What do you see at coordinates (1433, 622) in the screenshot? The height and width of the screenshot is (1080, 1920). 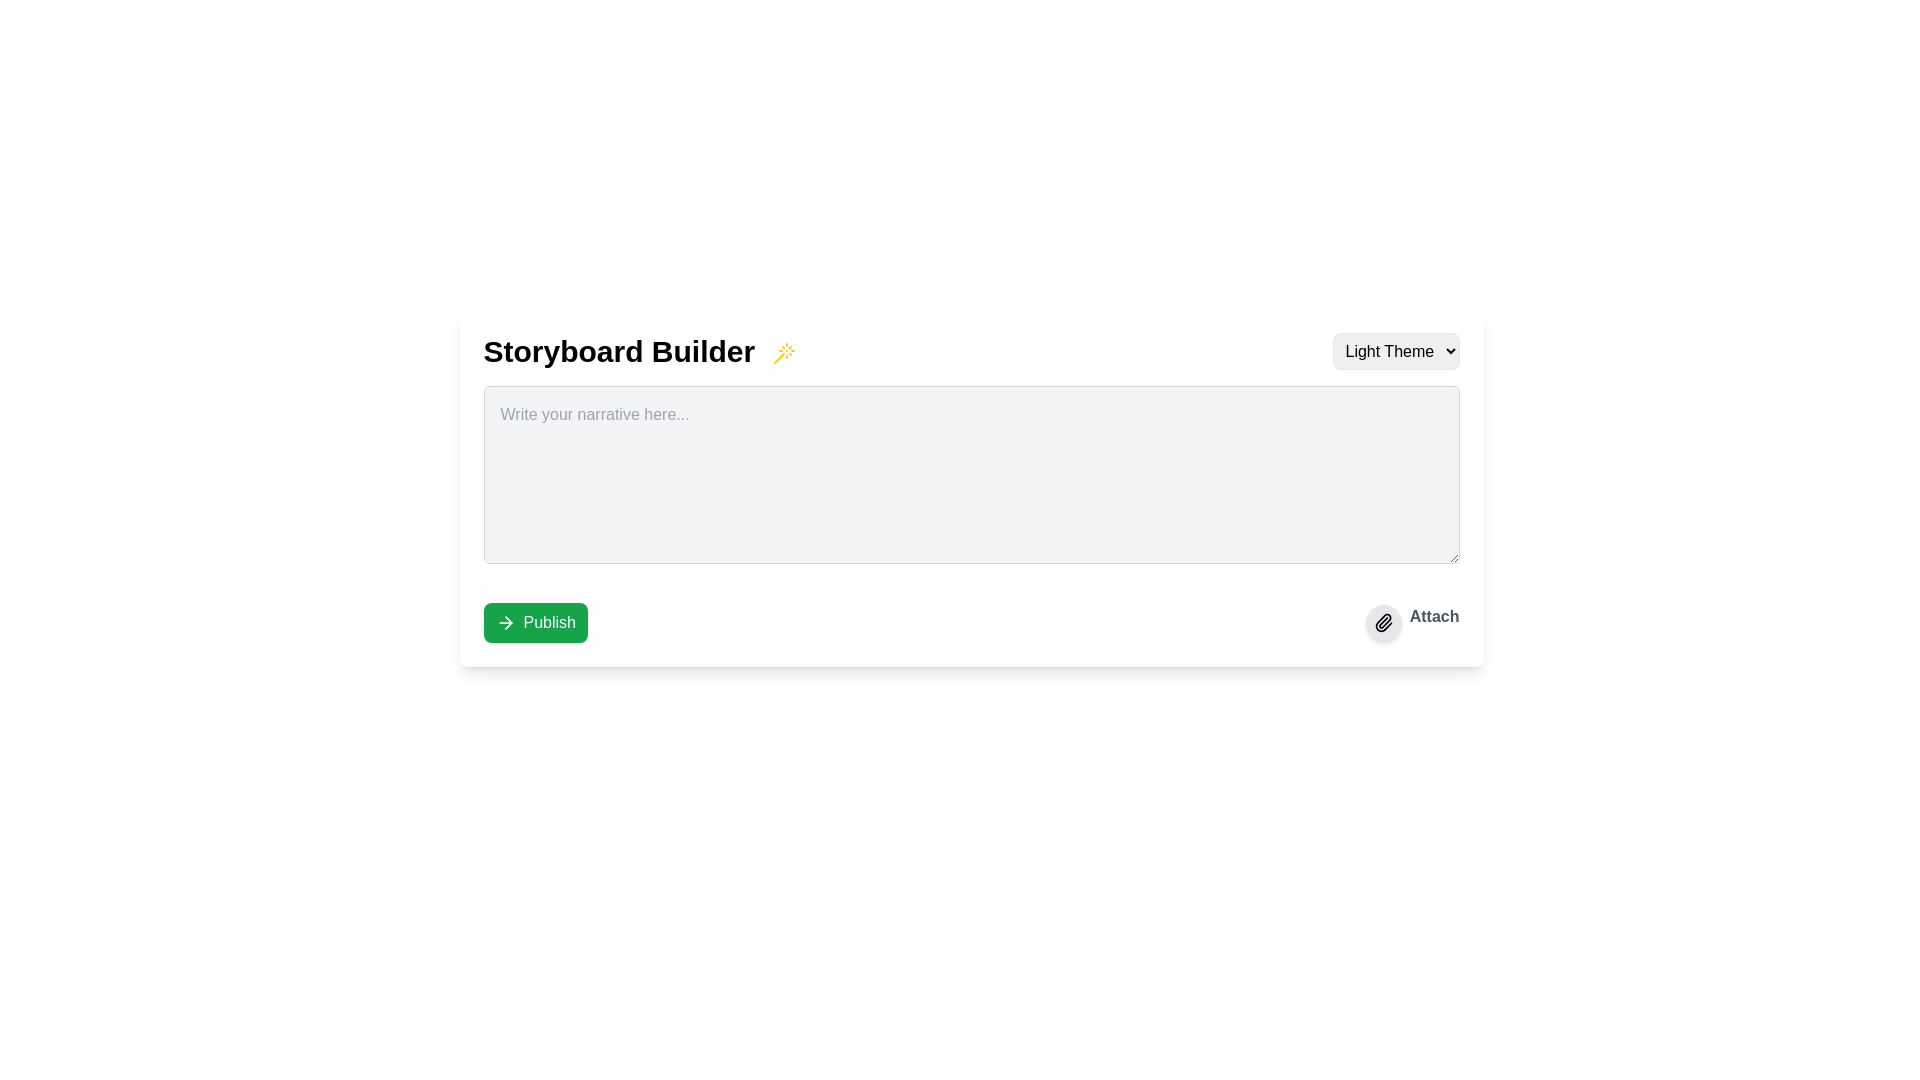 I see `the 'Attach' text label with bold gray font, positioned to the right of a paperclip icon in the bottom-right corner of the main layout` at bounding box center [1433, 622].